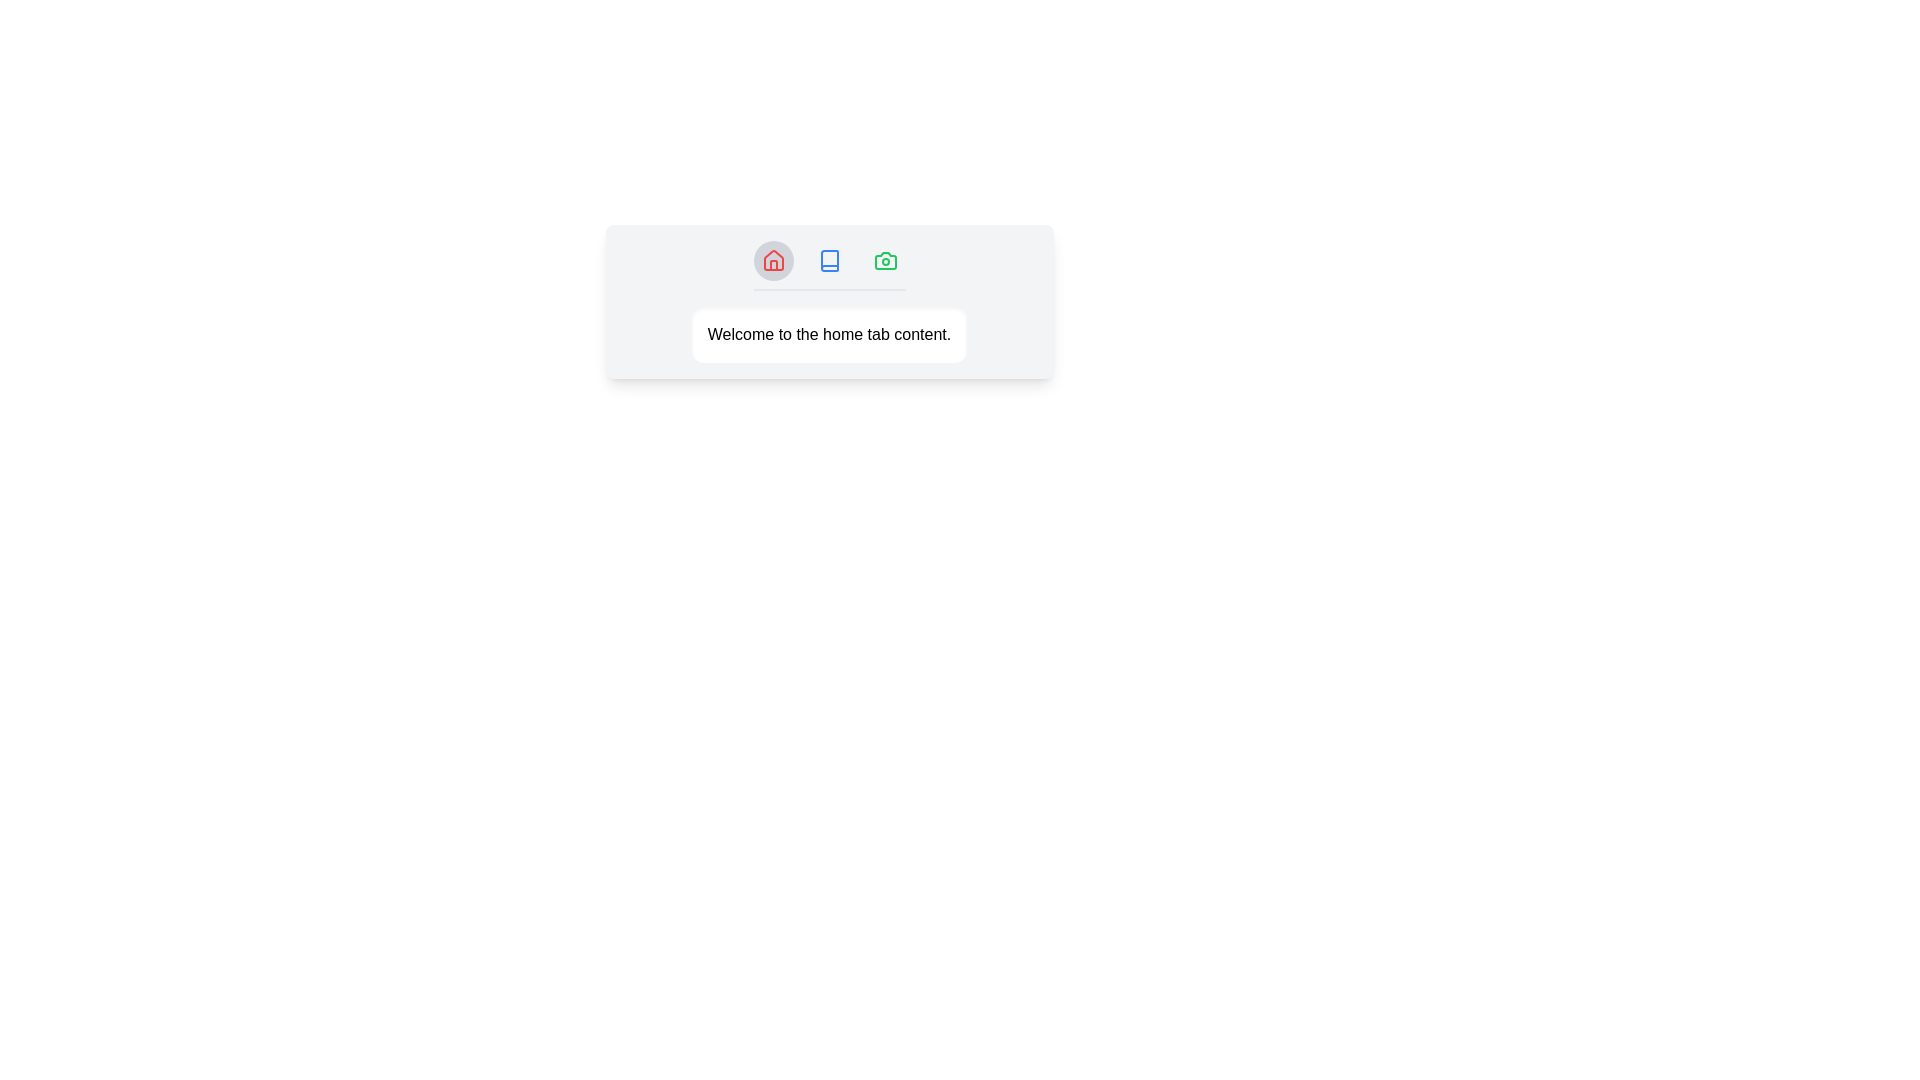 The height and width of the screenshot is (1080, 1920). What do you see at coordinates (829, 260) in the screenshot?
I see `the tab icon corresponding to Library to switch to that tab` at bounding box center [829, 260].